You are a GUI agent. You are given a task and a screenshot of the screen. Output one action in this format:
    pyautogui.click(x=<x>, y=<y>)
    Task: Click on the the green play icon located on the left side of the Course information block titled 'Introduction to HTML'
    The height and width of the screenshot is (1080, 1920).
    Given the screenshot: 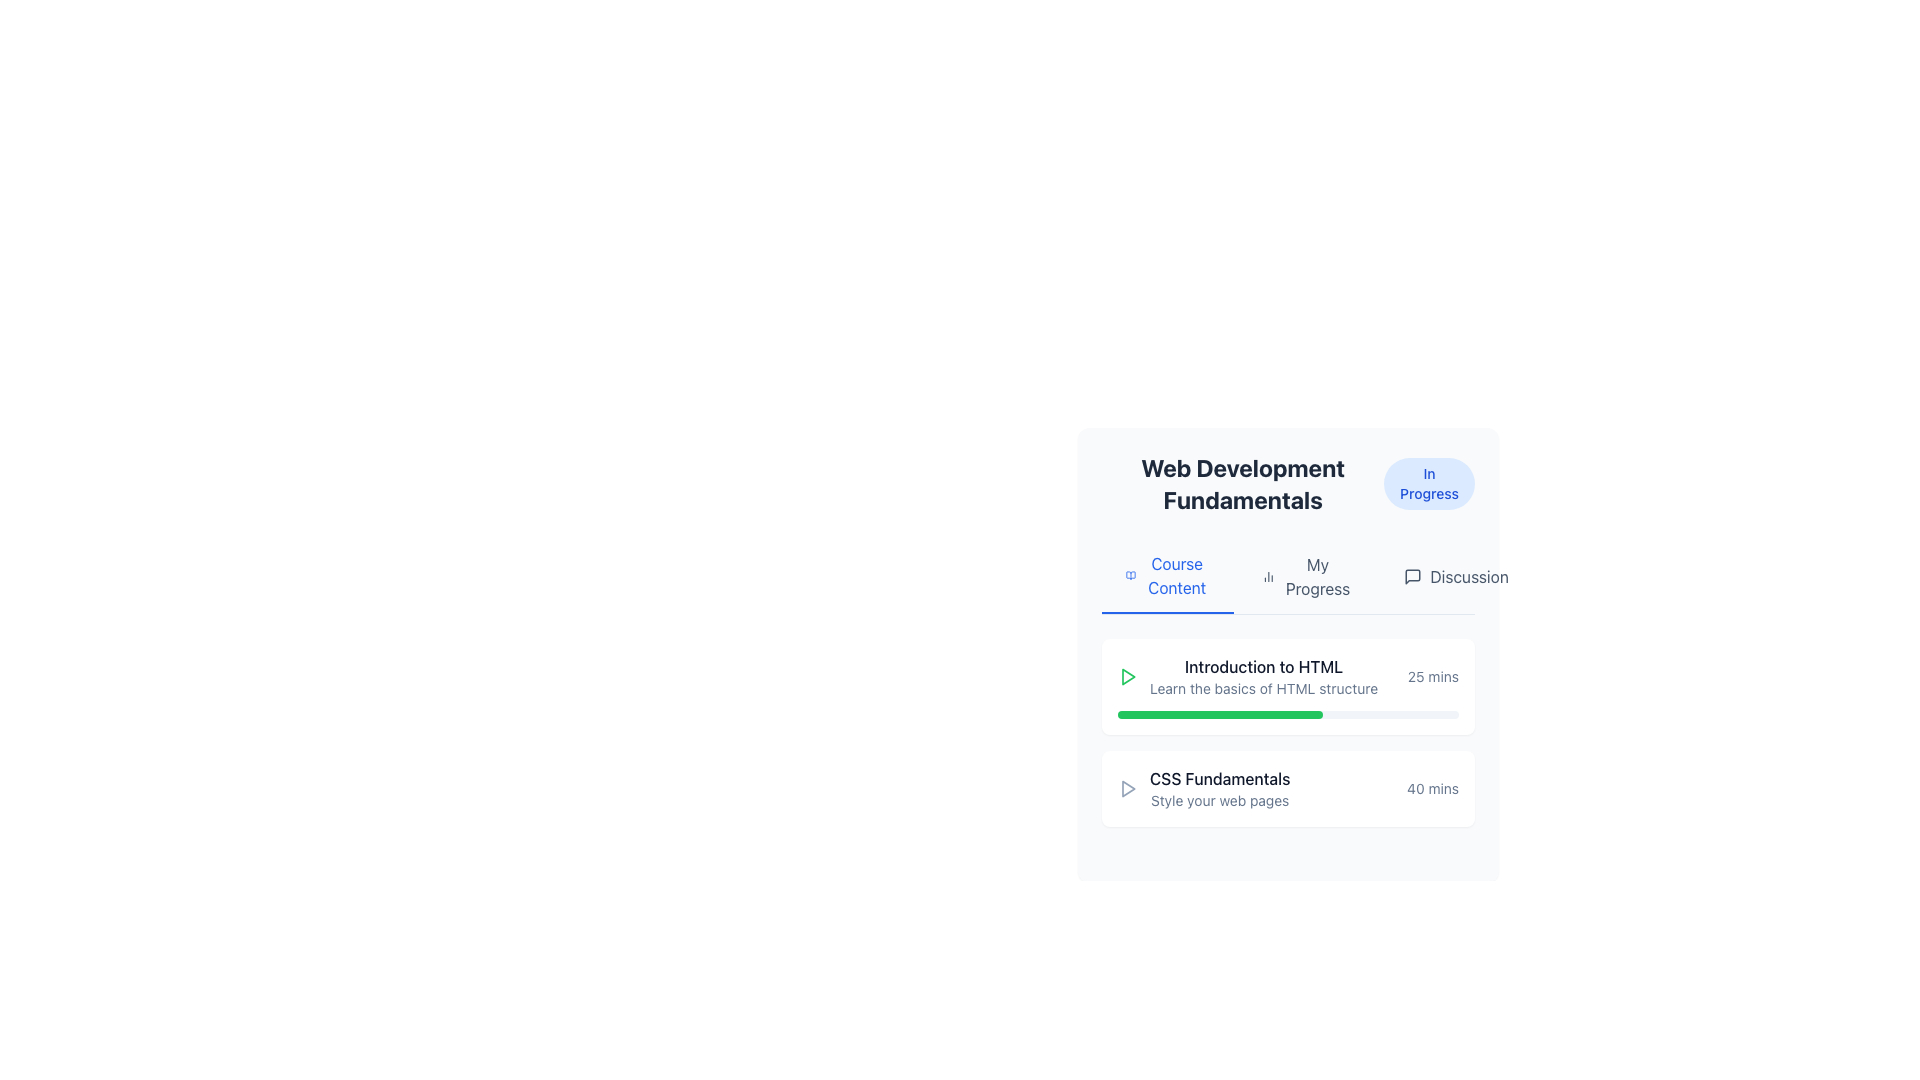 What is the action you would take?
    pyautogui.click(x=1288, y=676)
    